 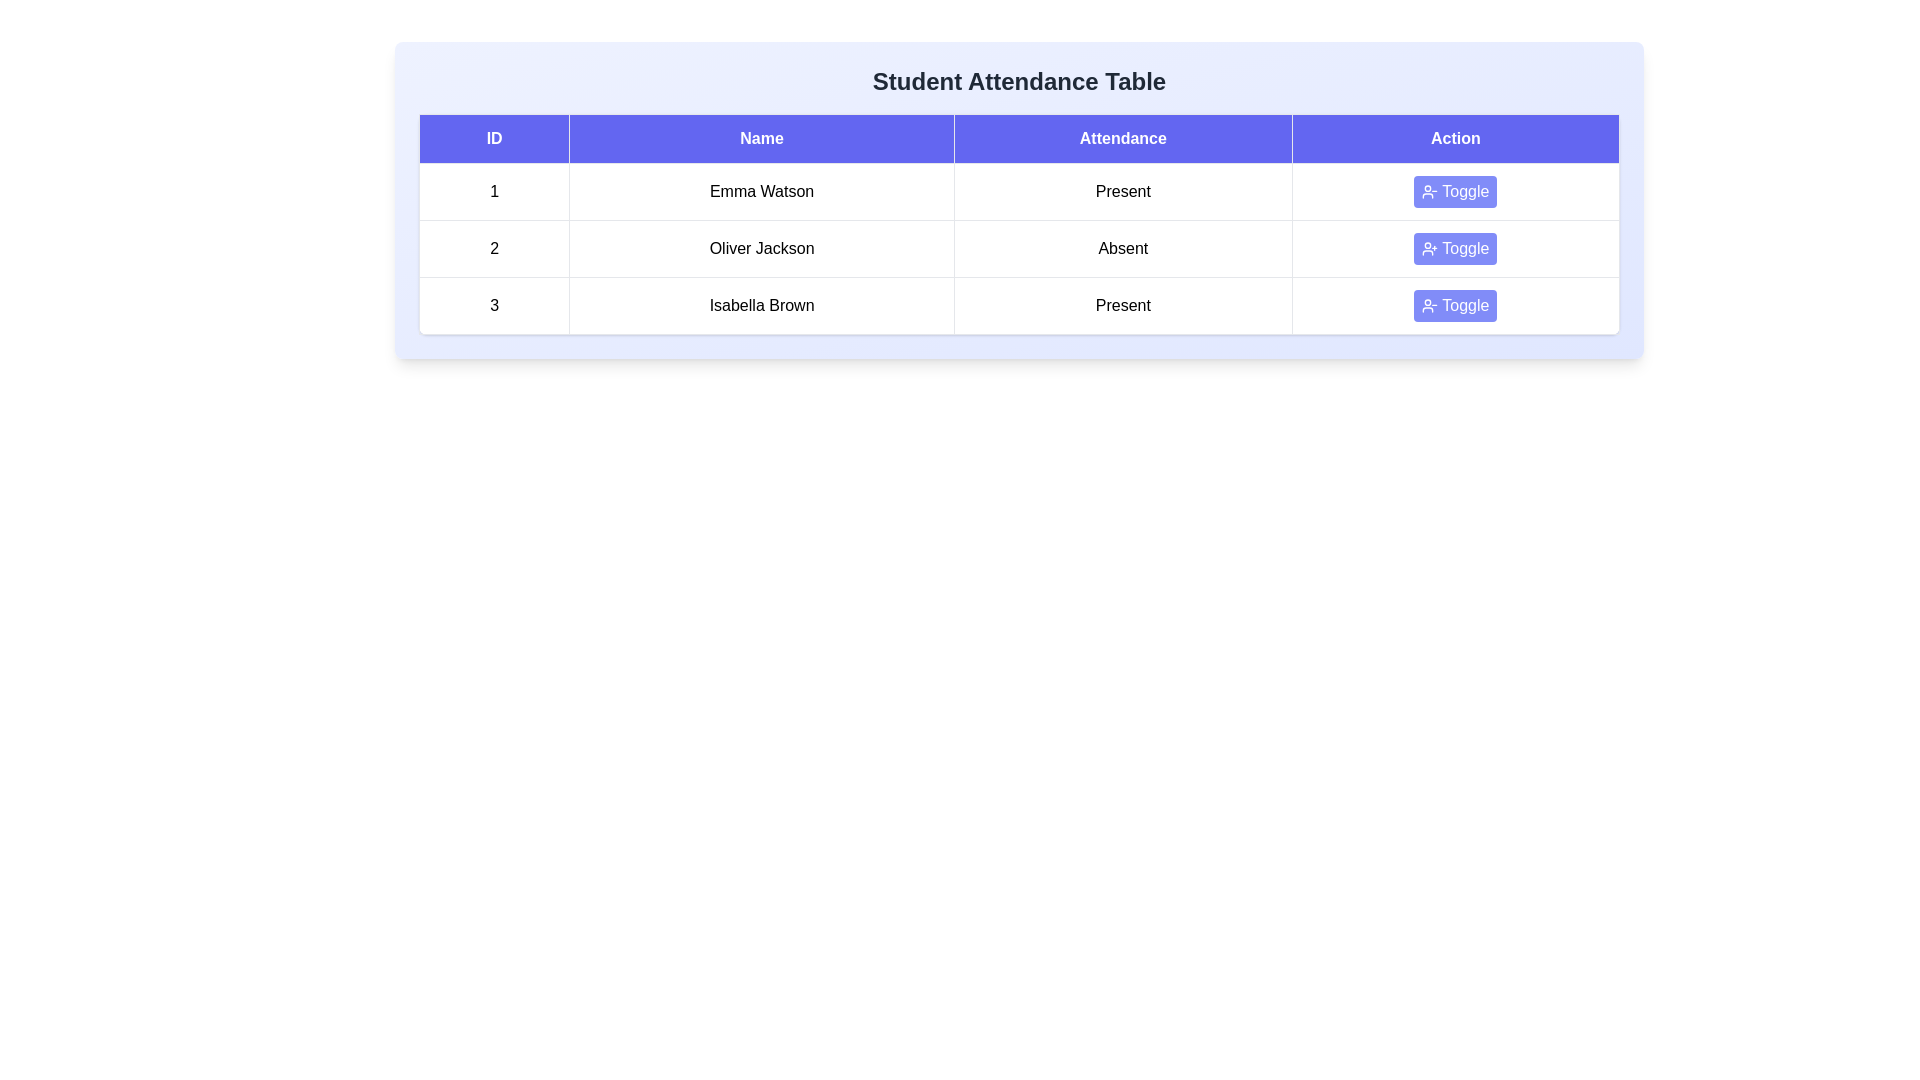 What do you see at coordinates (1455, 305) in the screenshot?
I see `the blue rectangular button labeled 'Toggle' with a user silhouette icon in the last row of the 'Action' column of the 'Student Attendance Table'` at bounding box center [1455, 305].